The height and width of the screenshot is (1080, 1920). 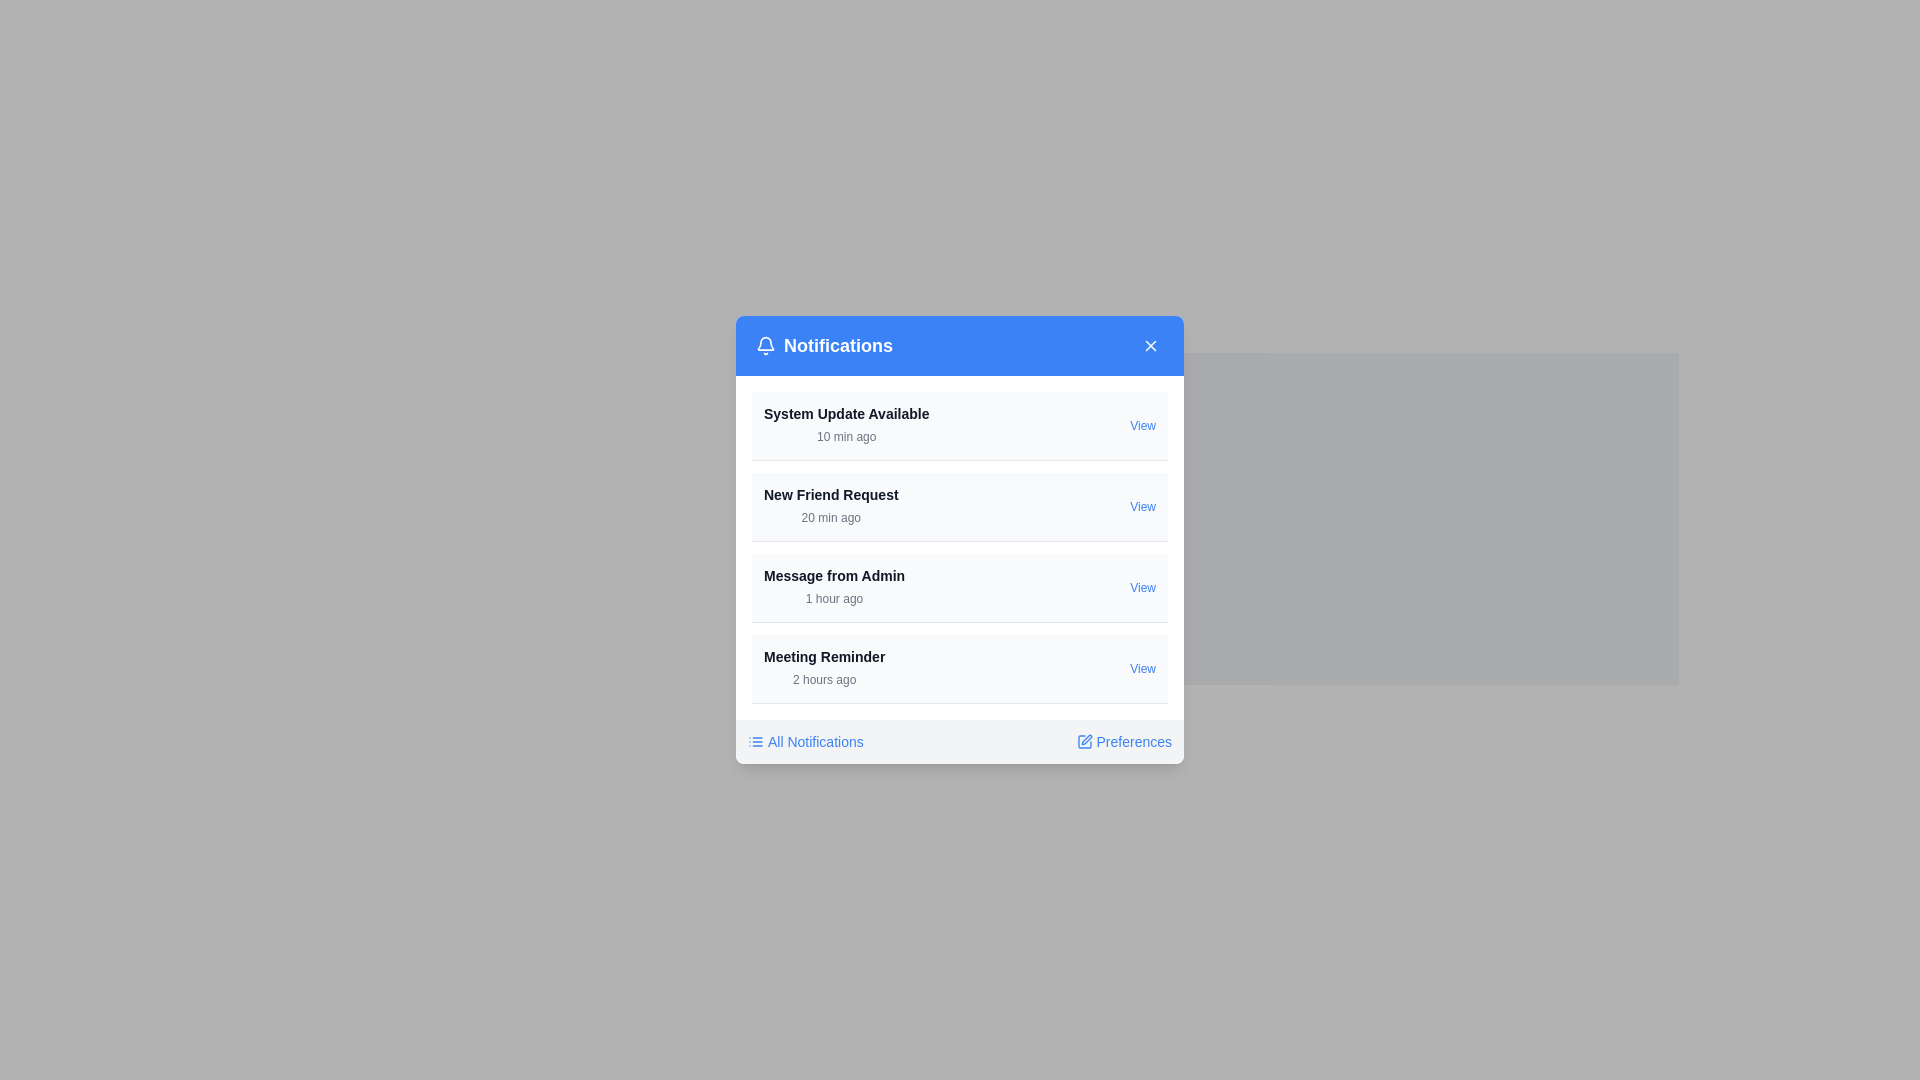 I want to click on the 'Preferences' link located at the bottom-right corner of the notification panel, which is styled in blue text and has a small edit icon (stylized pen), so click(x=1124, y=741).